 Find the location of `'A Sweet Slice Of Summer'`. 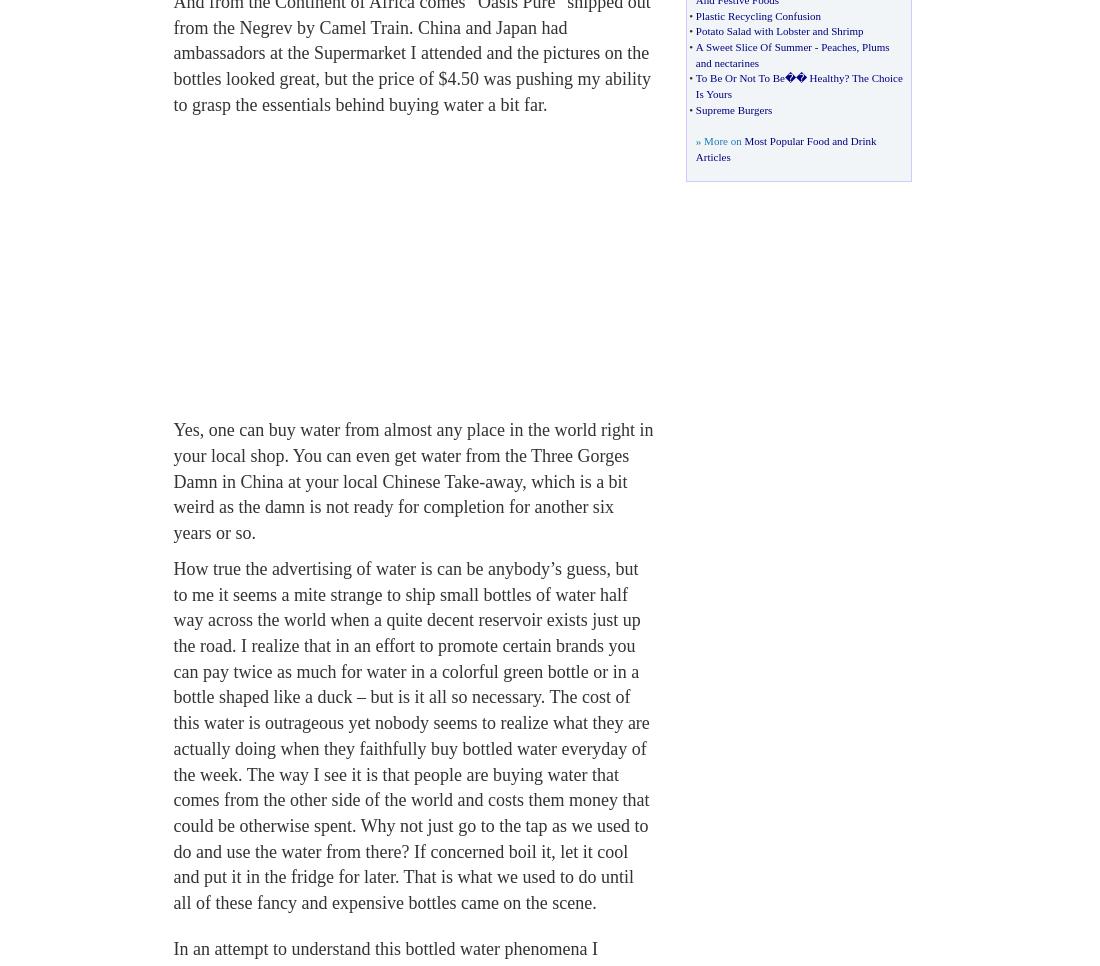

'A Sweet Slice Of Summer' is located at coordinates (751, 45).